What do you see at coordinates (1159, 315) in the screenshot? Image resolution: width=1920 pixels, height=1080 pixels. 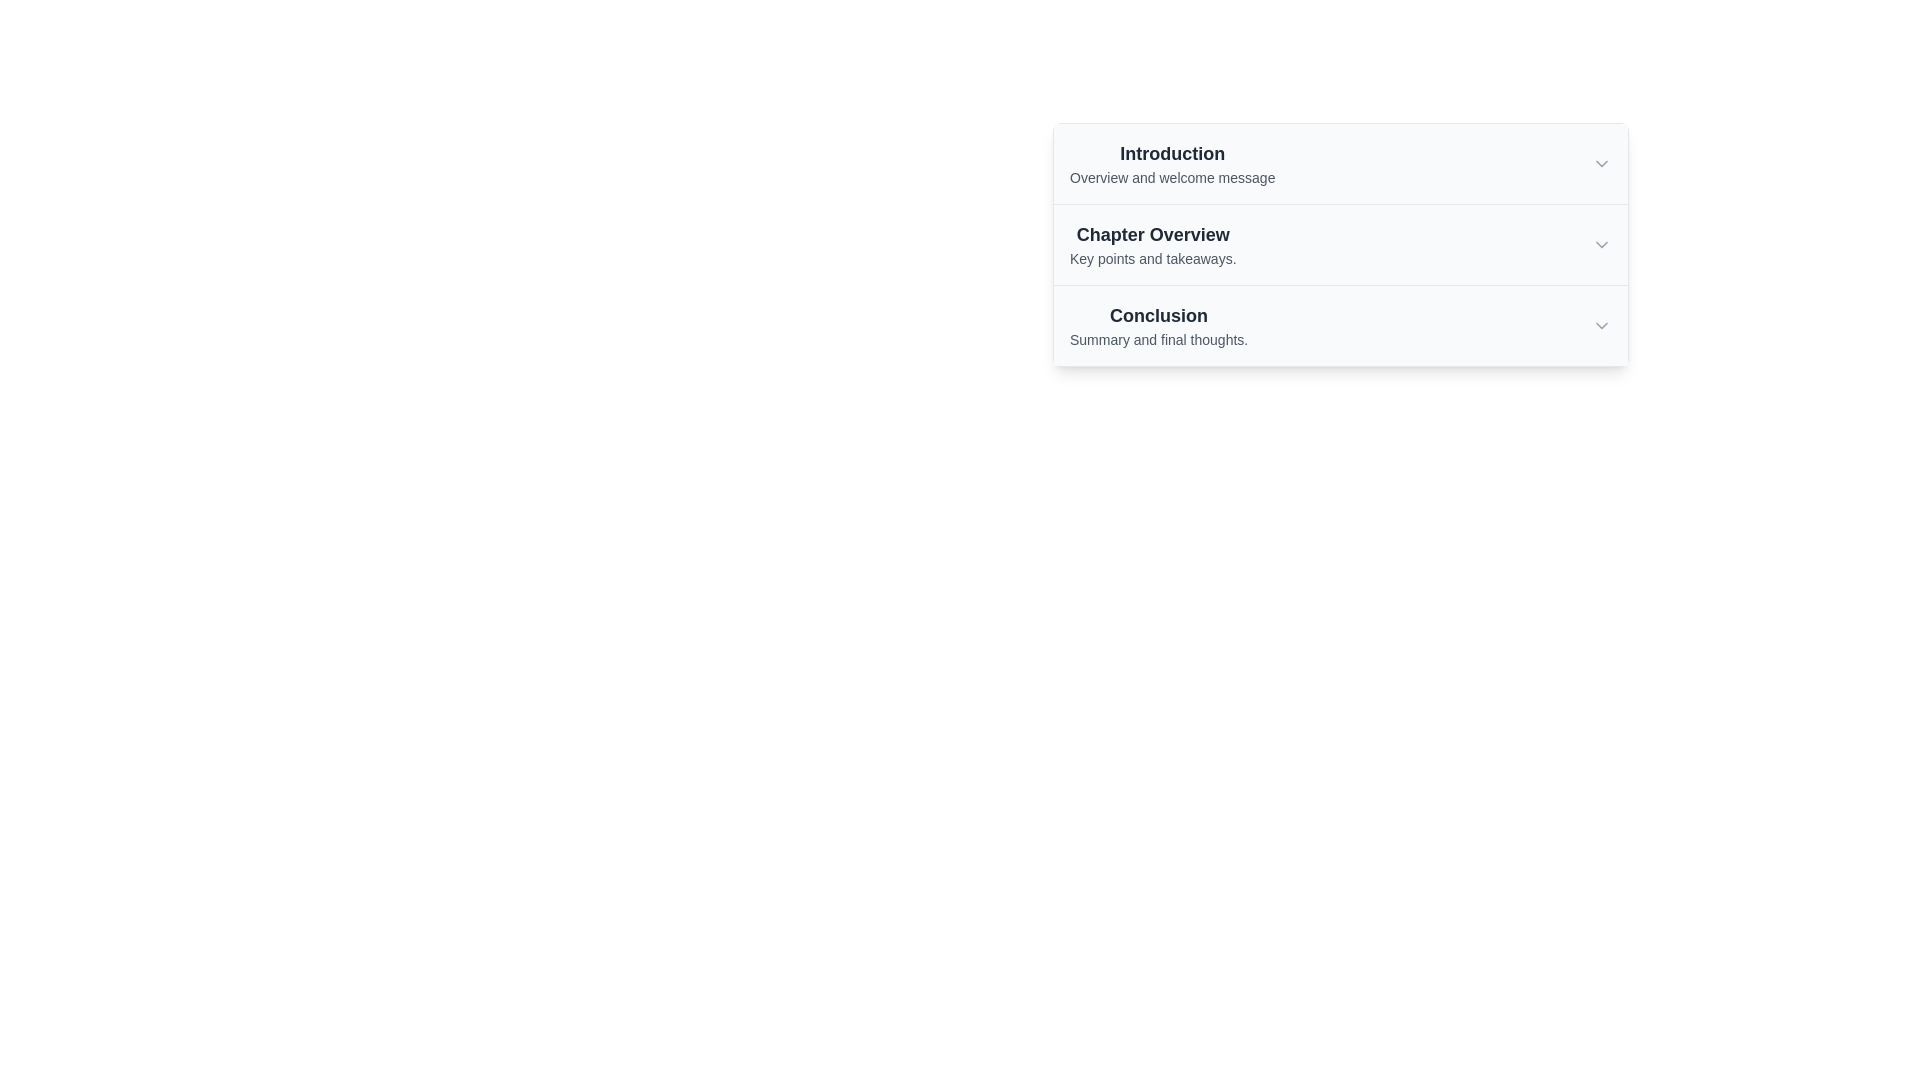 I see `the text label element that contains the bold 'Conclusion' heading, which is styled in dark gray against a light background and positioned above the descriptive text` at bounding box center [1159, 315].